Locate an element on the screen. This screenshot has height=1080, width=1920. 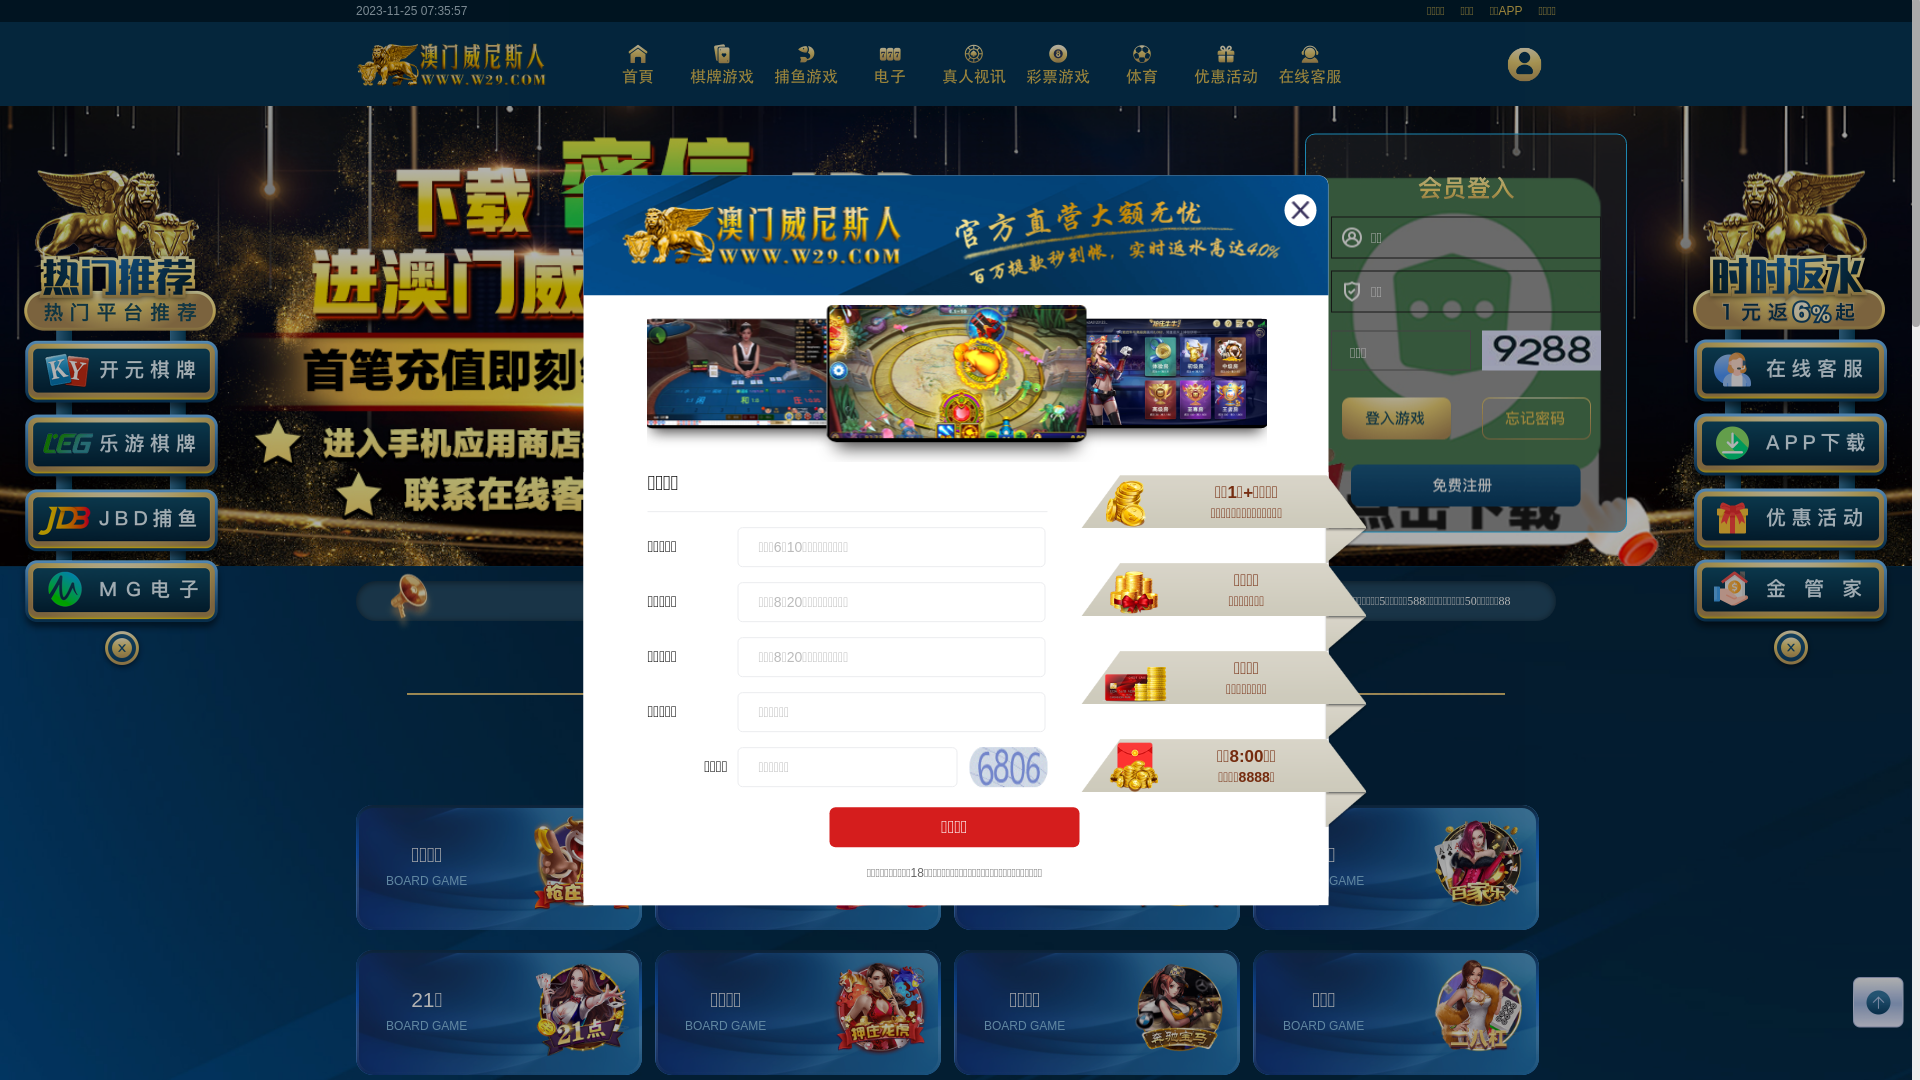
'2023-11-25 07:35:56' is located at coordinates (410, 11).